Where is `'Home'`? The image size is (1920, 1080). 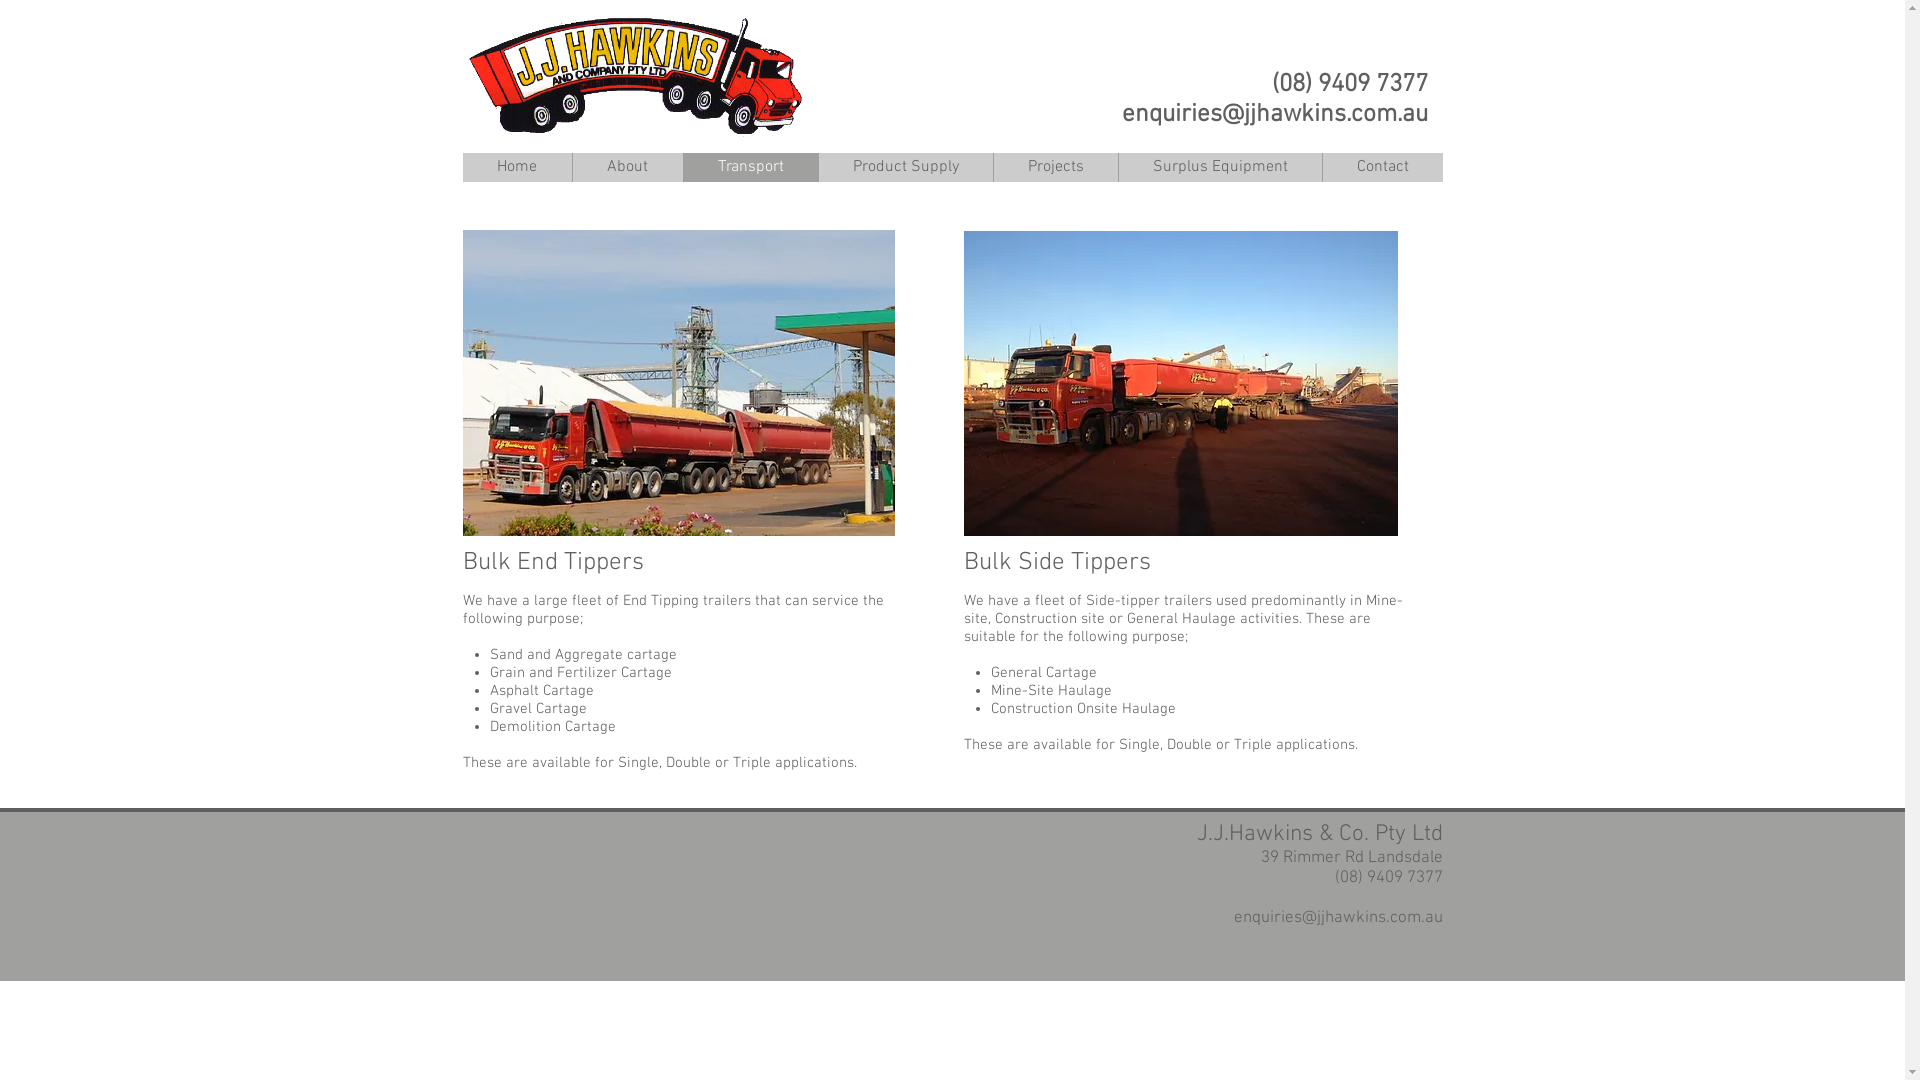
'Home' is located at coordinates (460, 166).